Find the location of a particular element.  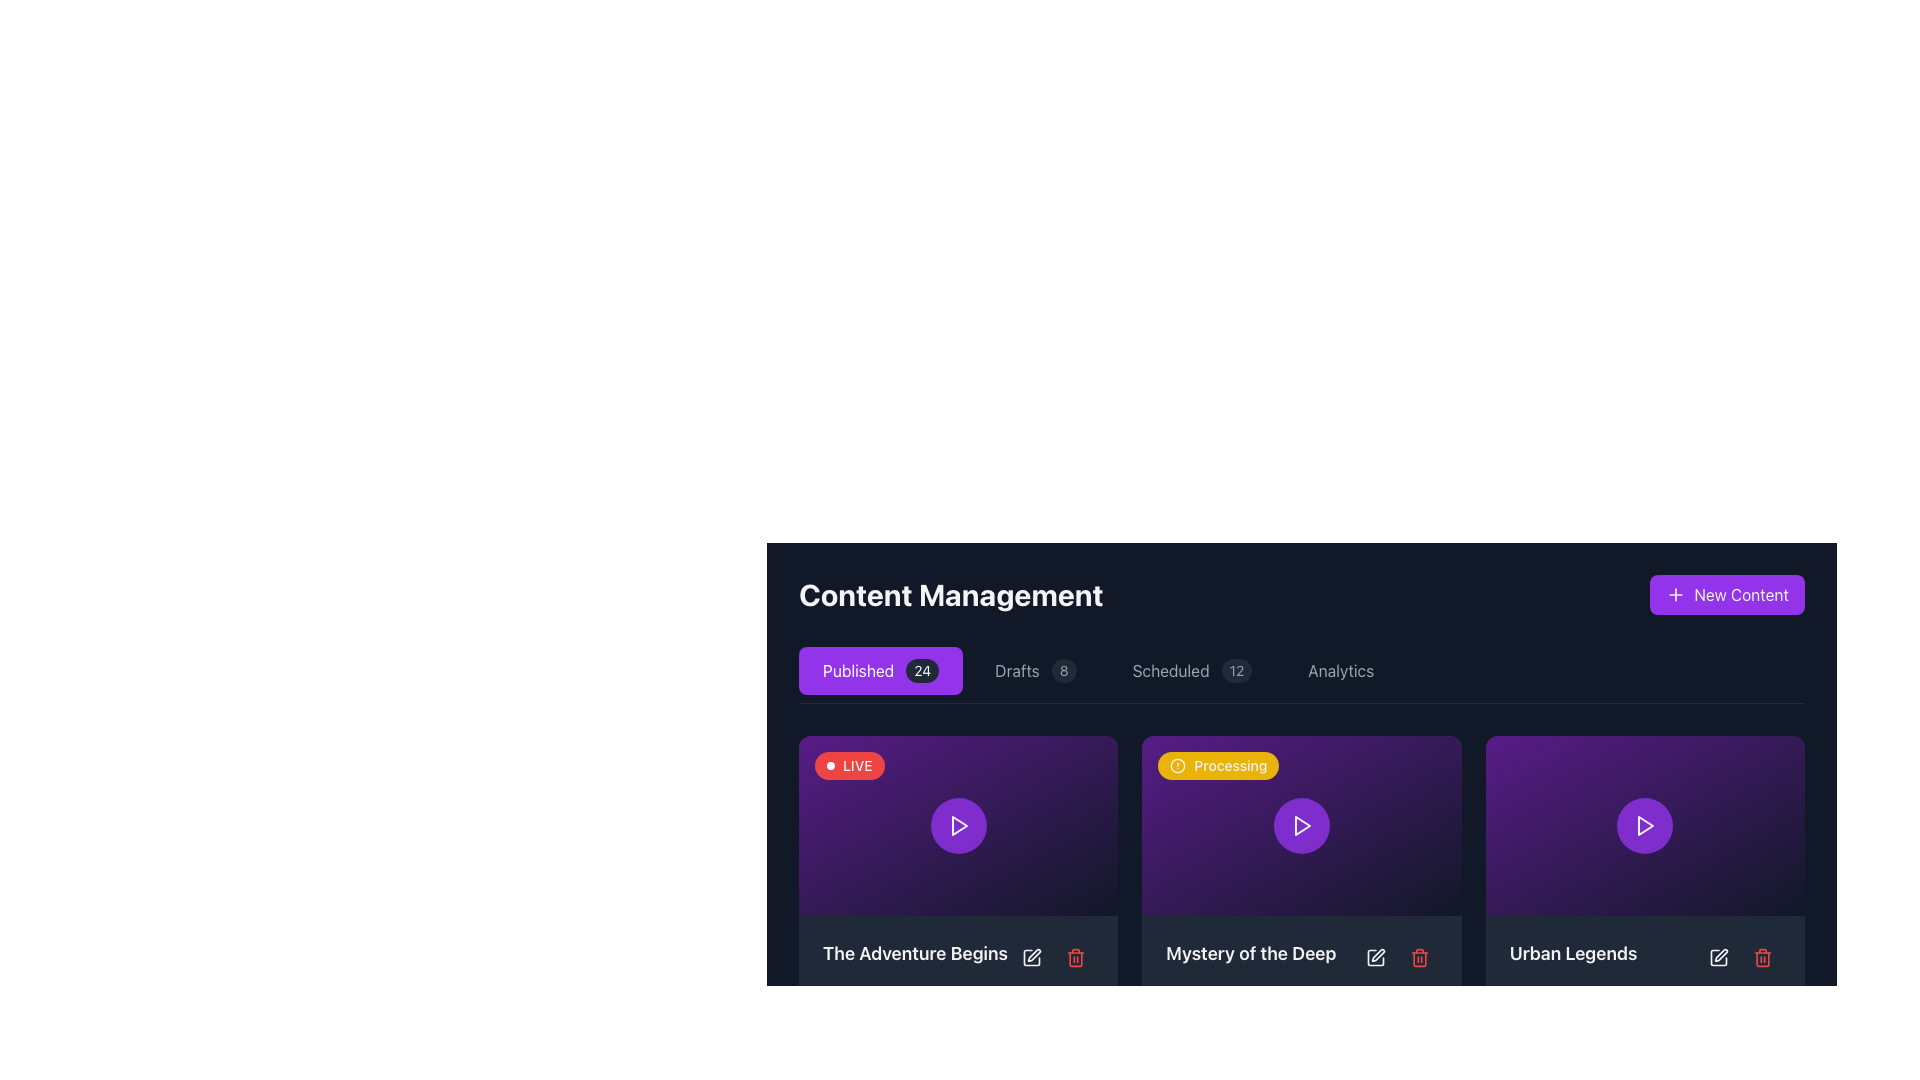

the text label displaying 'Mystery of the Deep', which is the title of the second card in a grid layout, positioned below an interactive button and next to edit and delete icons is located at coordinates (1301, 956).